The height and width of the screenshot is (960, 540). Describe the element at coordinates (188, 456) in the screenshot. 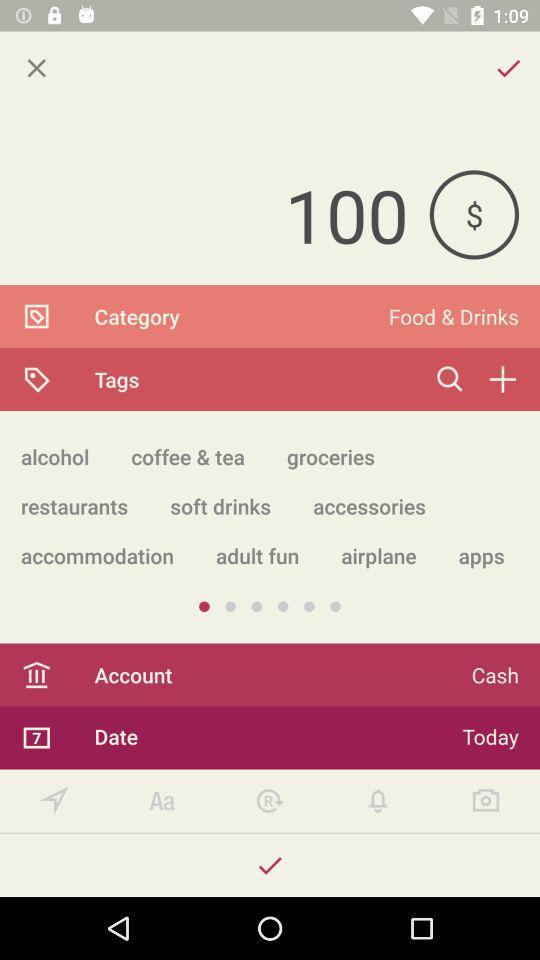

I see `item to the left of the groceries app` at that location.